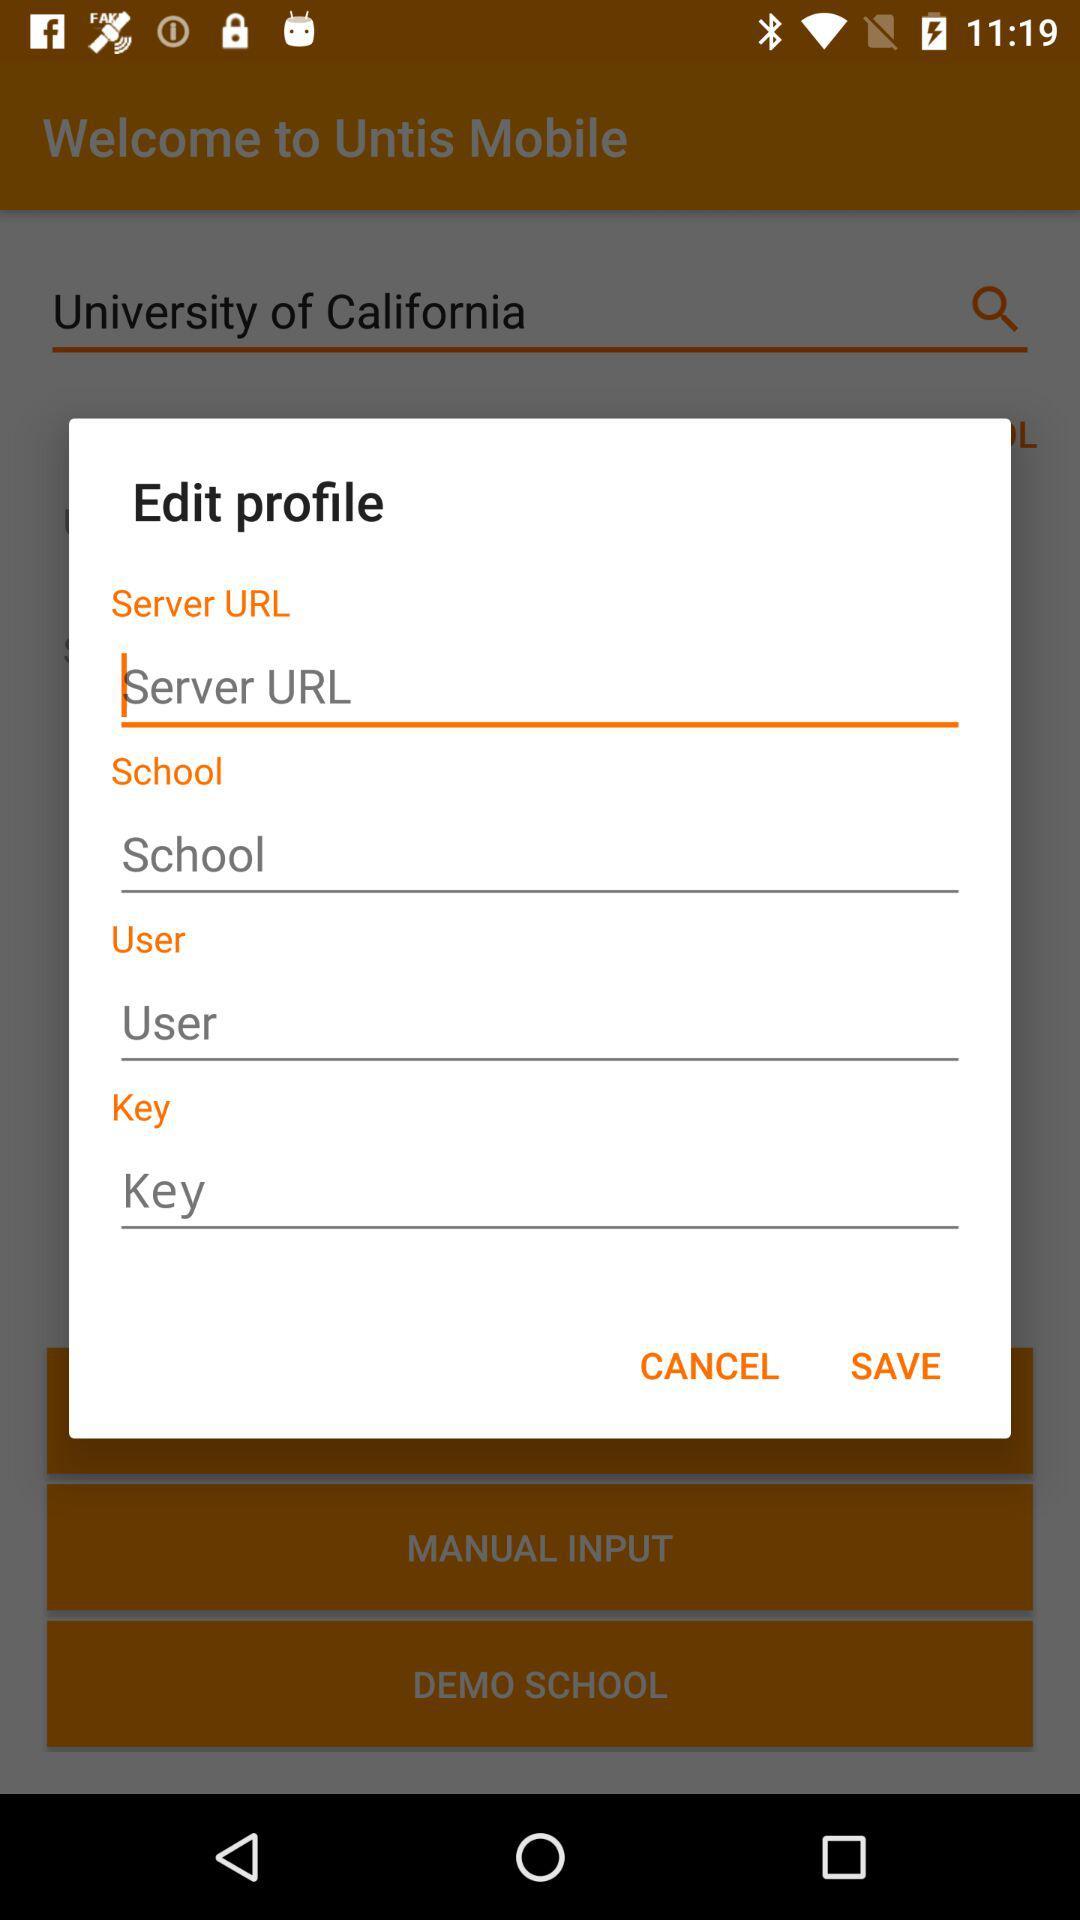 The width and height of the screenshot is (1080, 1920). Describe the element at coordinates (708, 1363) in the screenshot. I see `item to the left of save` at that location.